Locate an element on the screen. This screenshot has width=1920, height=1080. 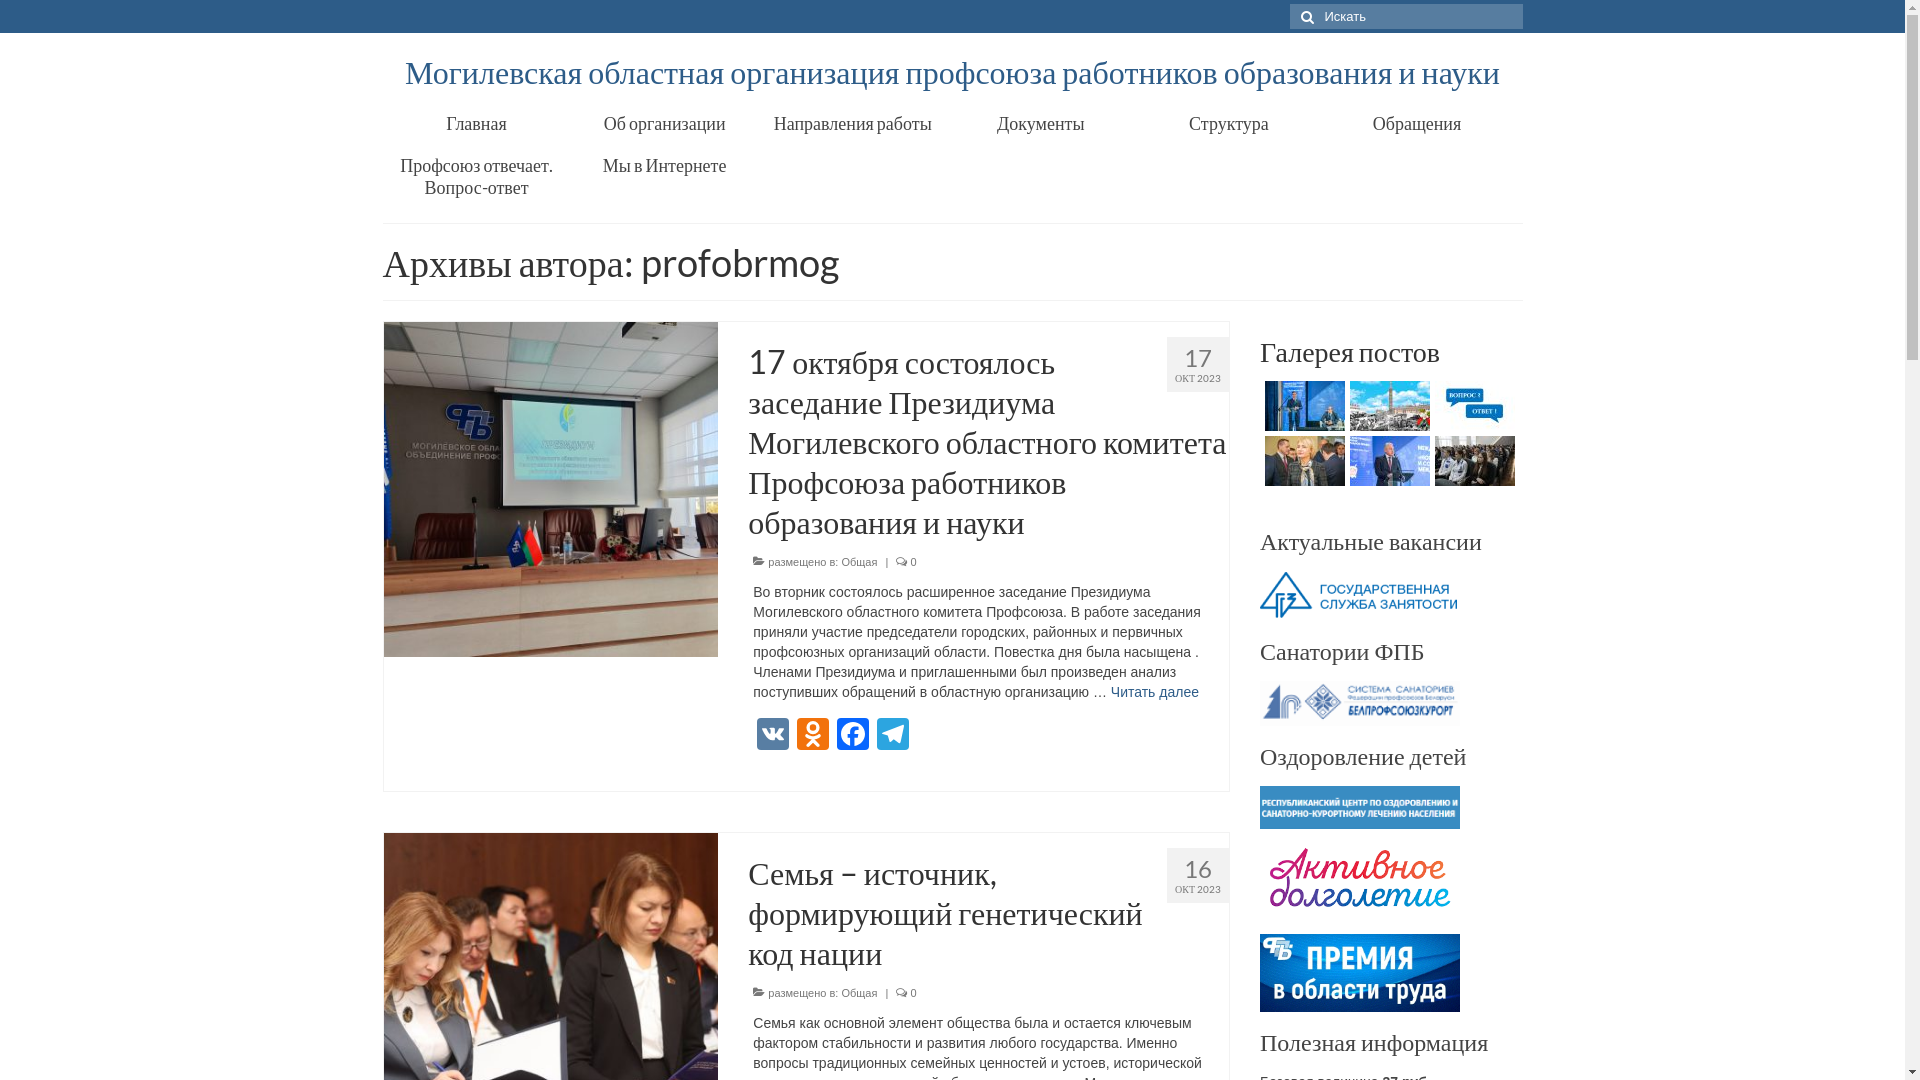
'VK' is located at coordinates (752, 736).